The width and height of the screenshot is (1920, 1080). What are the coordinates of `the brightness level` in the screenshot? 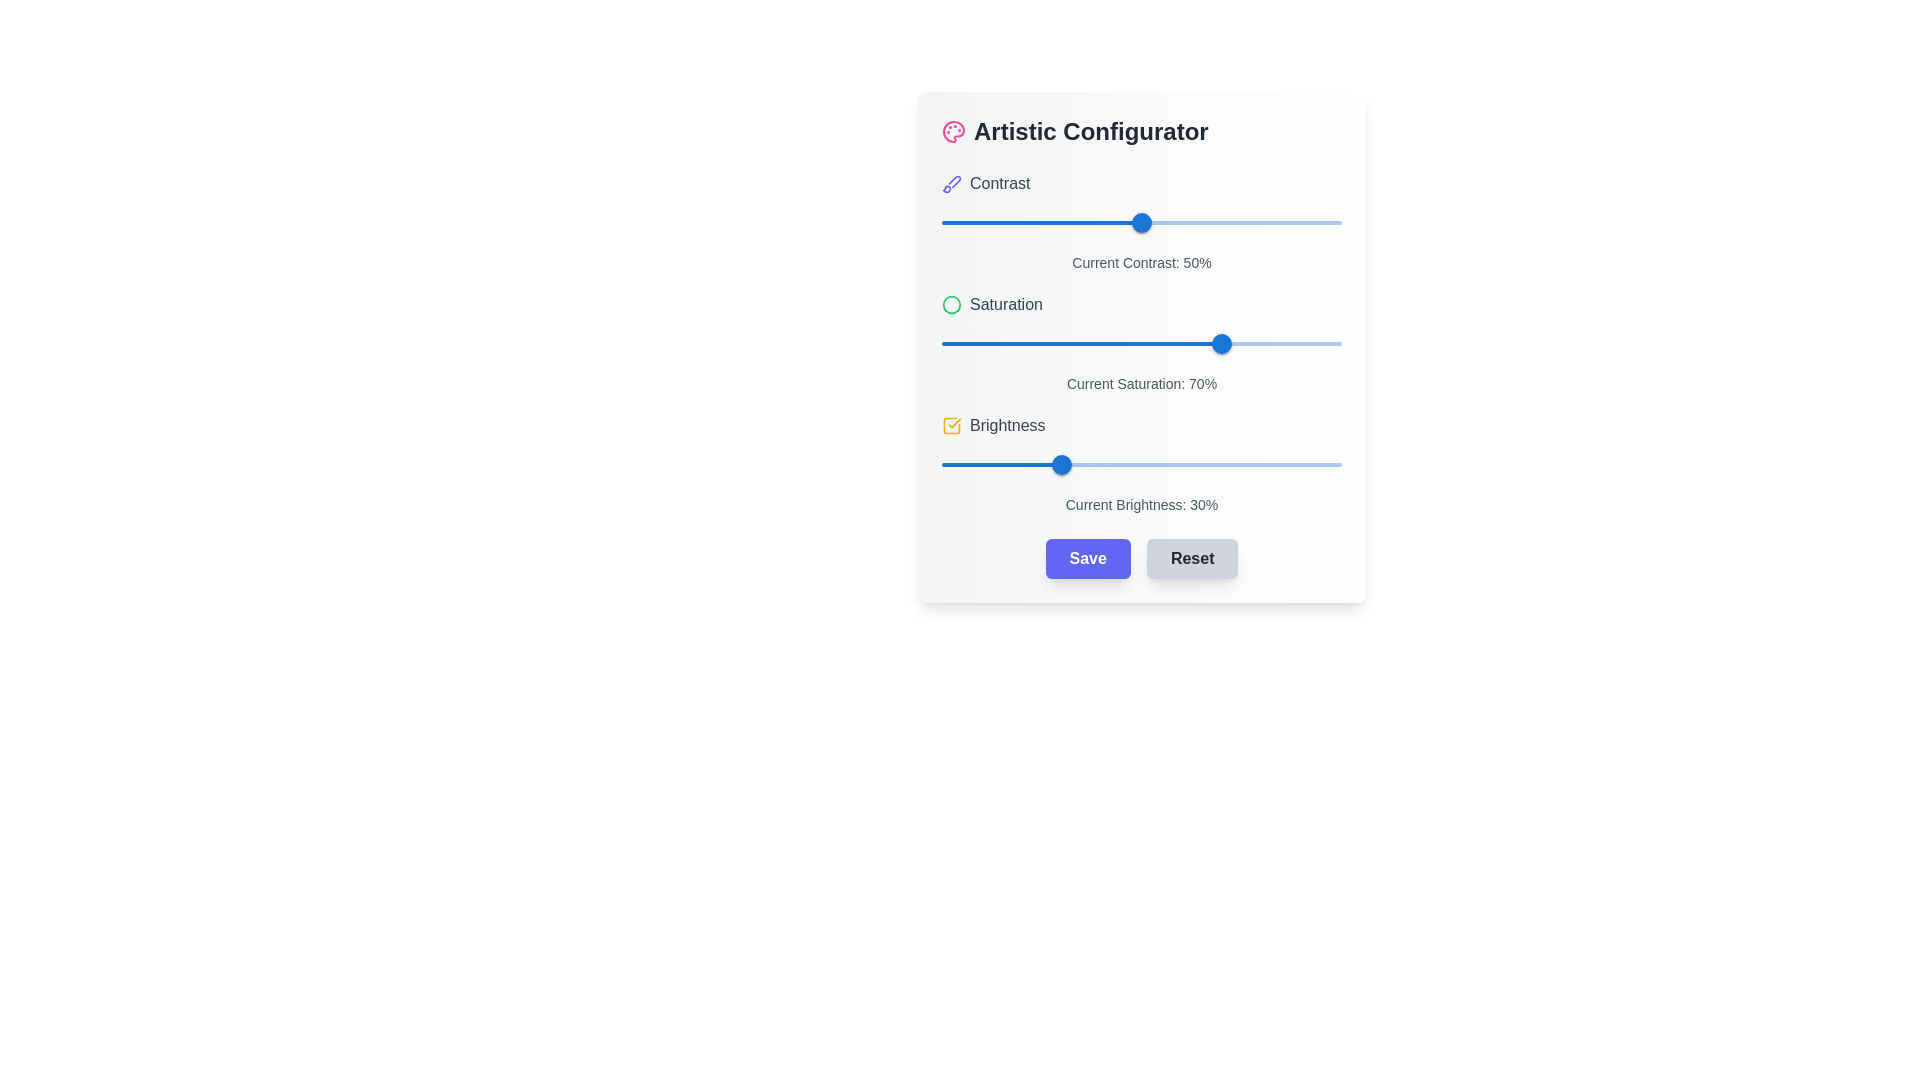 It's located at (1033, 465).